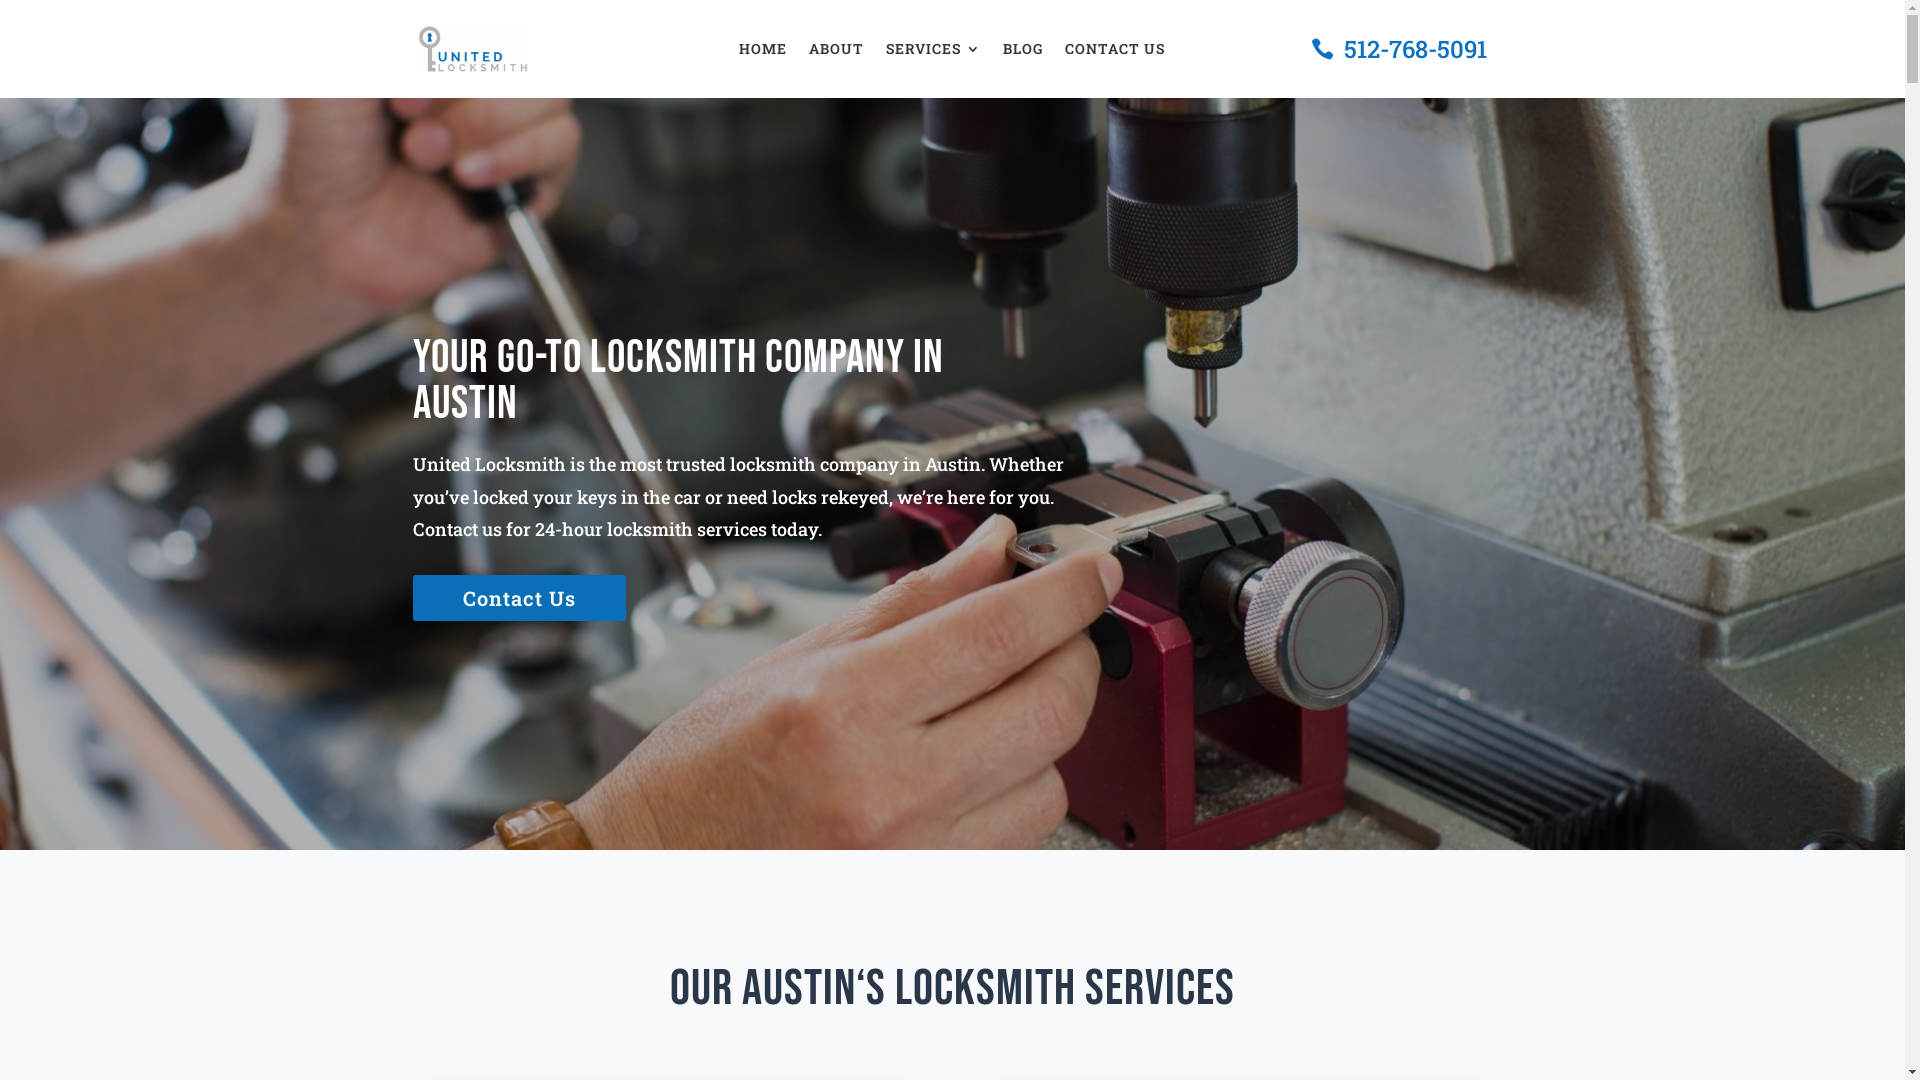  I want to click on 'BLOG', so click(1003, 52).